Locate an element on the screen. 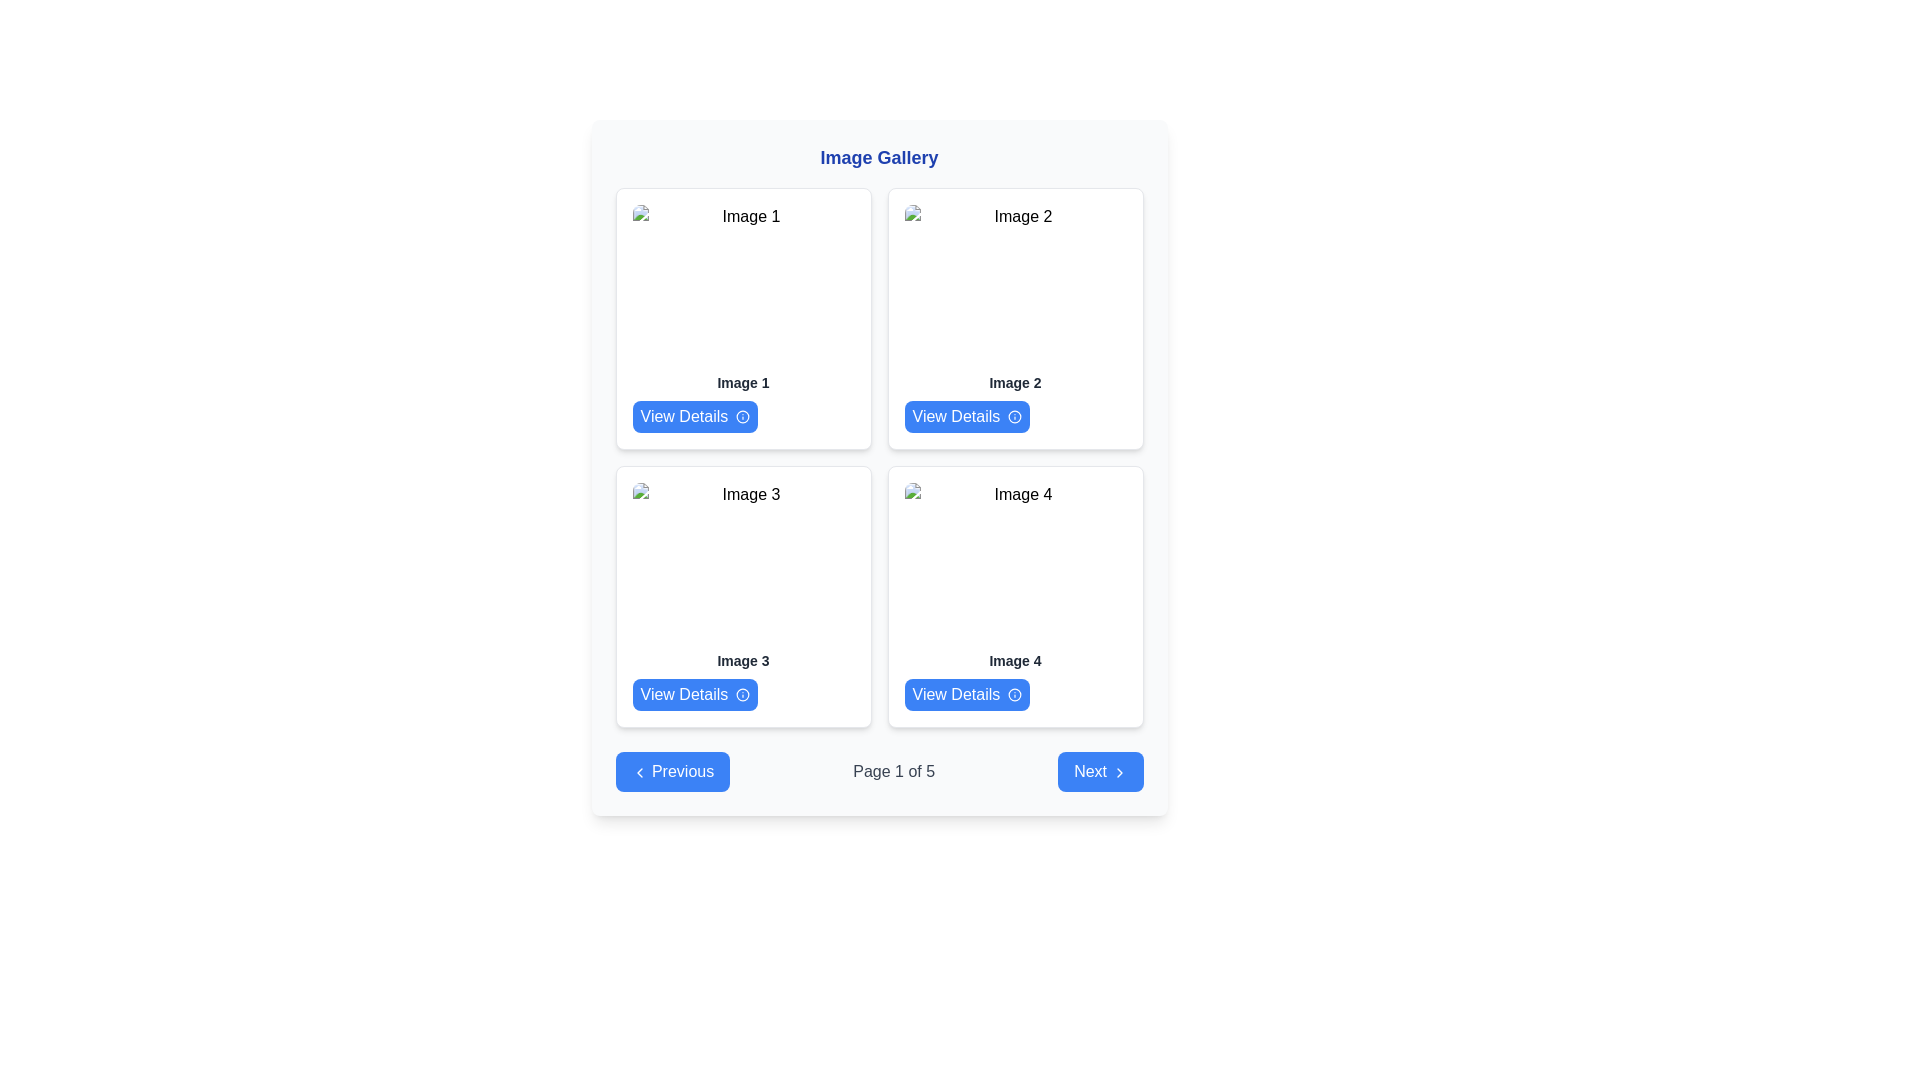  the small circular icon with a blue border and white inner fill, located within the 'View Details' button of the fourth item in the image gallery is located at coordinates (1015, 693).